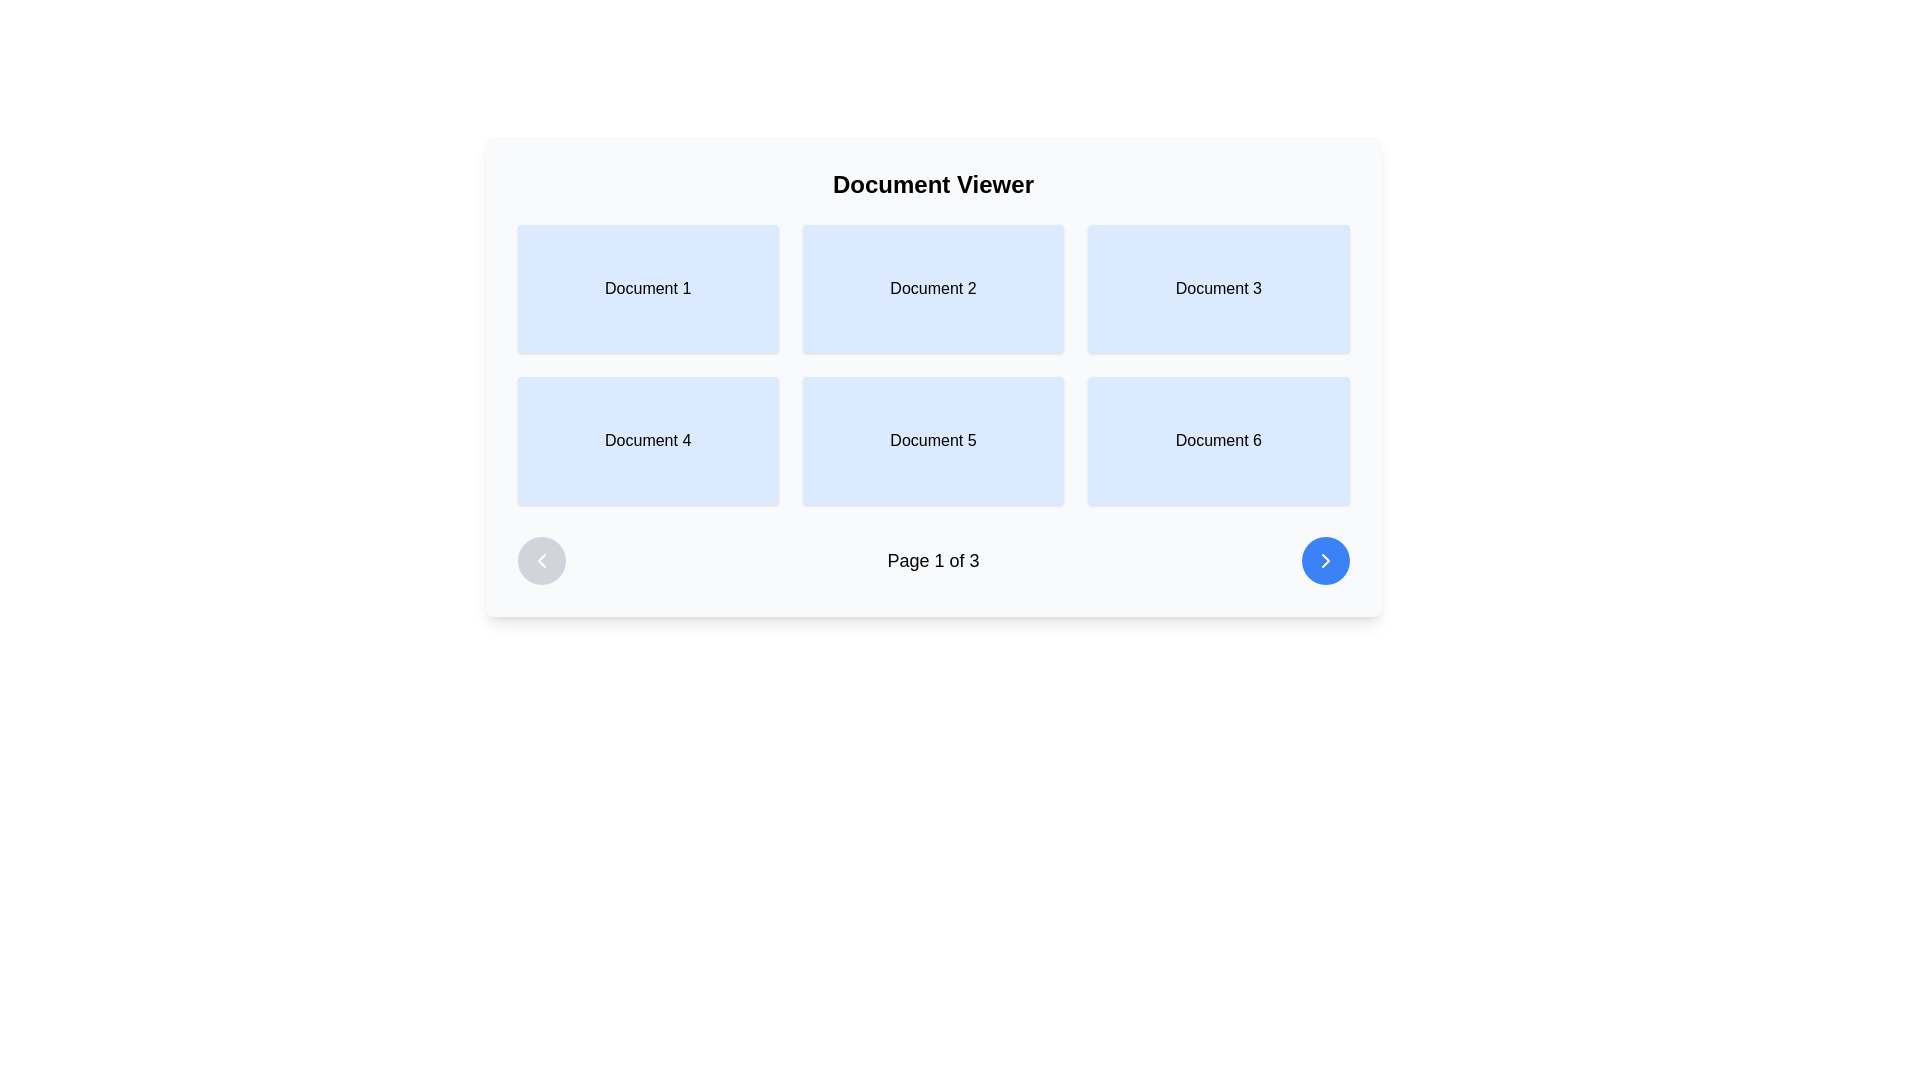 This screenshot has width=1920, height=1080. Describe the element at coordinates (932, 560) in the screenshot. I see `the text label that displays the current page and total number of pages, which is centrally located between the navigation buttons` at that location.